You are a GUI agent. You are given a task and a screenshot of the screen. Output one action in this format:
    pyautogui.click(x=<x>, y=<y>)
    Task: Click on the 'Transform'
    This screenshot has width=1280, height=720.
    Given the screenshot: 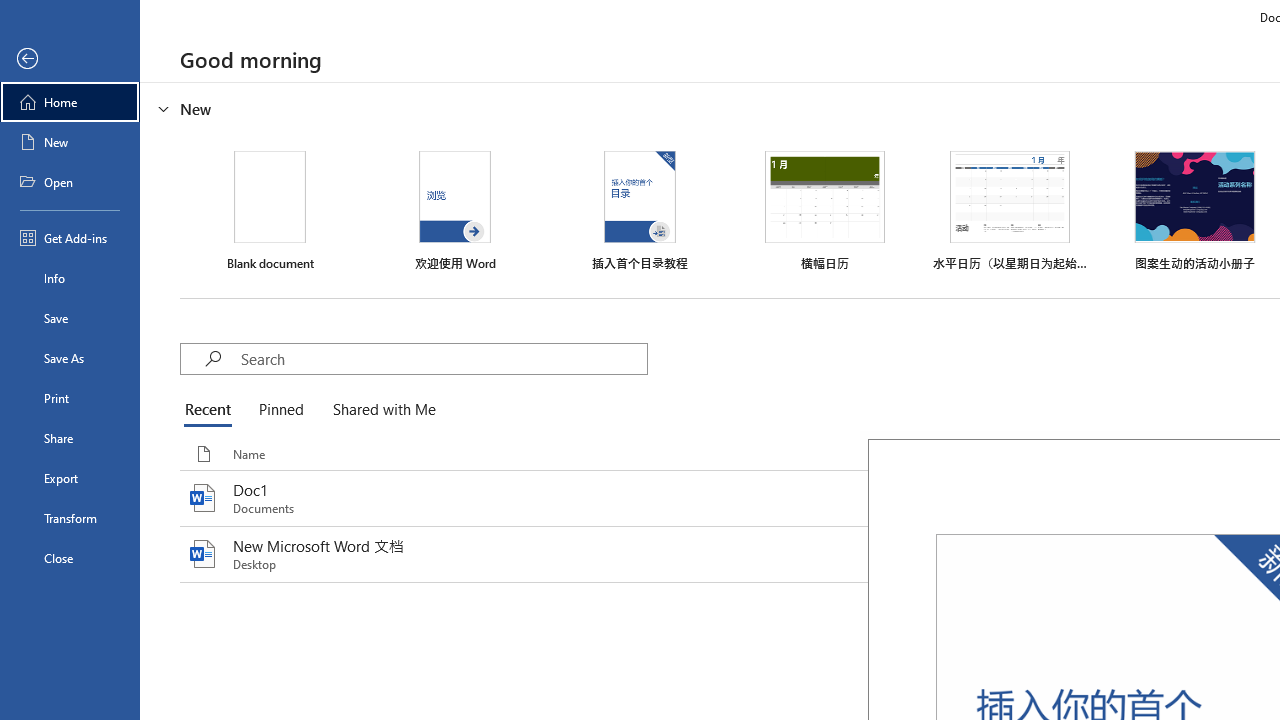 What is the action you would take?
    pyautogui.click(x=69, y=517)
    